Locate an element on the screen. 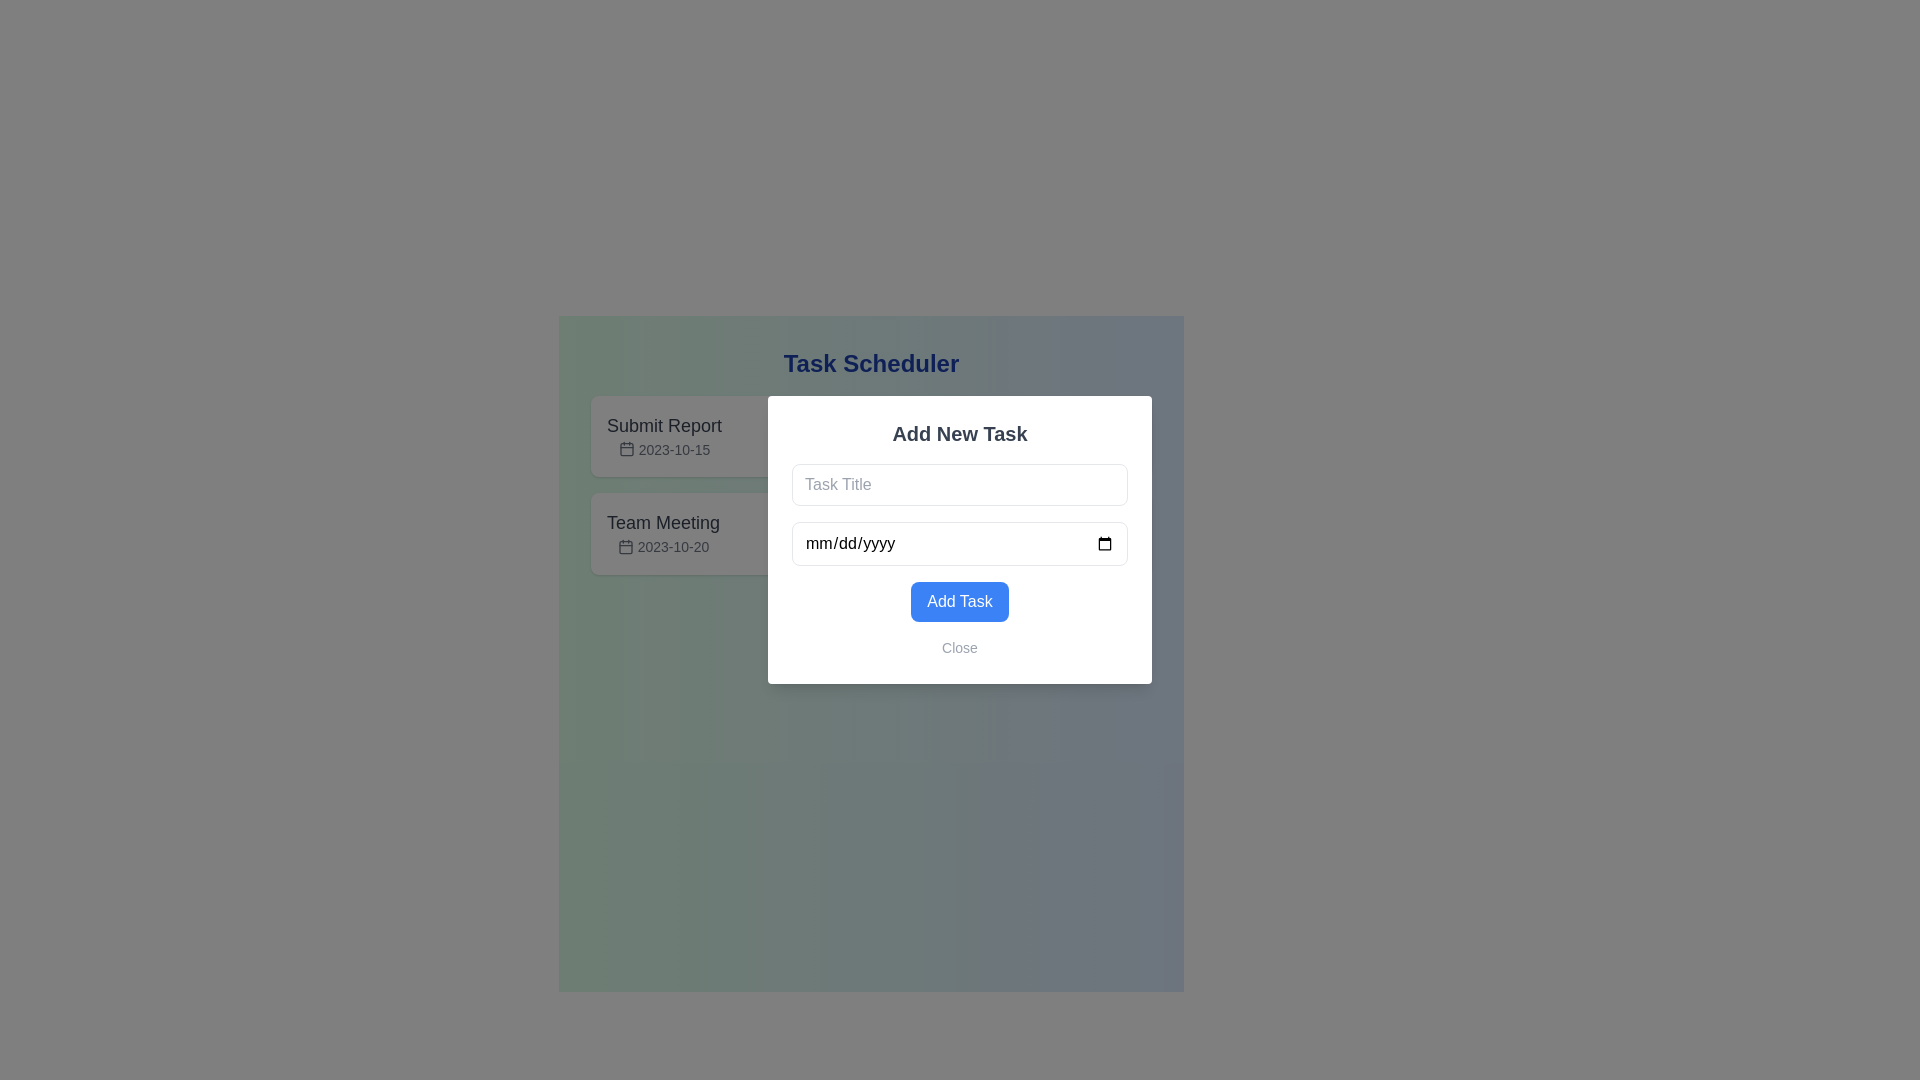  the visual indicator icon to the left of the text '2023-10-15' in the task labeled 'Submit Report' is located at coordinates (625, 448).